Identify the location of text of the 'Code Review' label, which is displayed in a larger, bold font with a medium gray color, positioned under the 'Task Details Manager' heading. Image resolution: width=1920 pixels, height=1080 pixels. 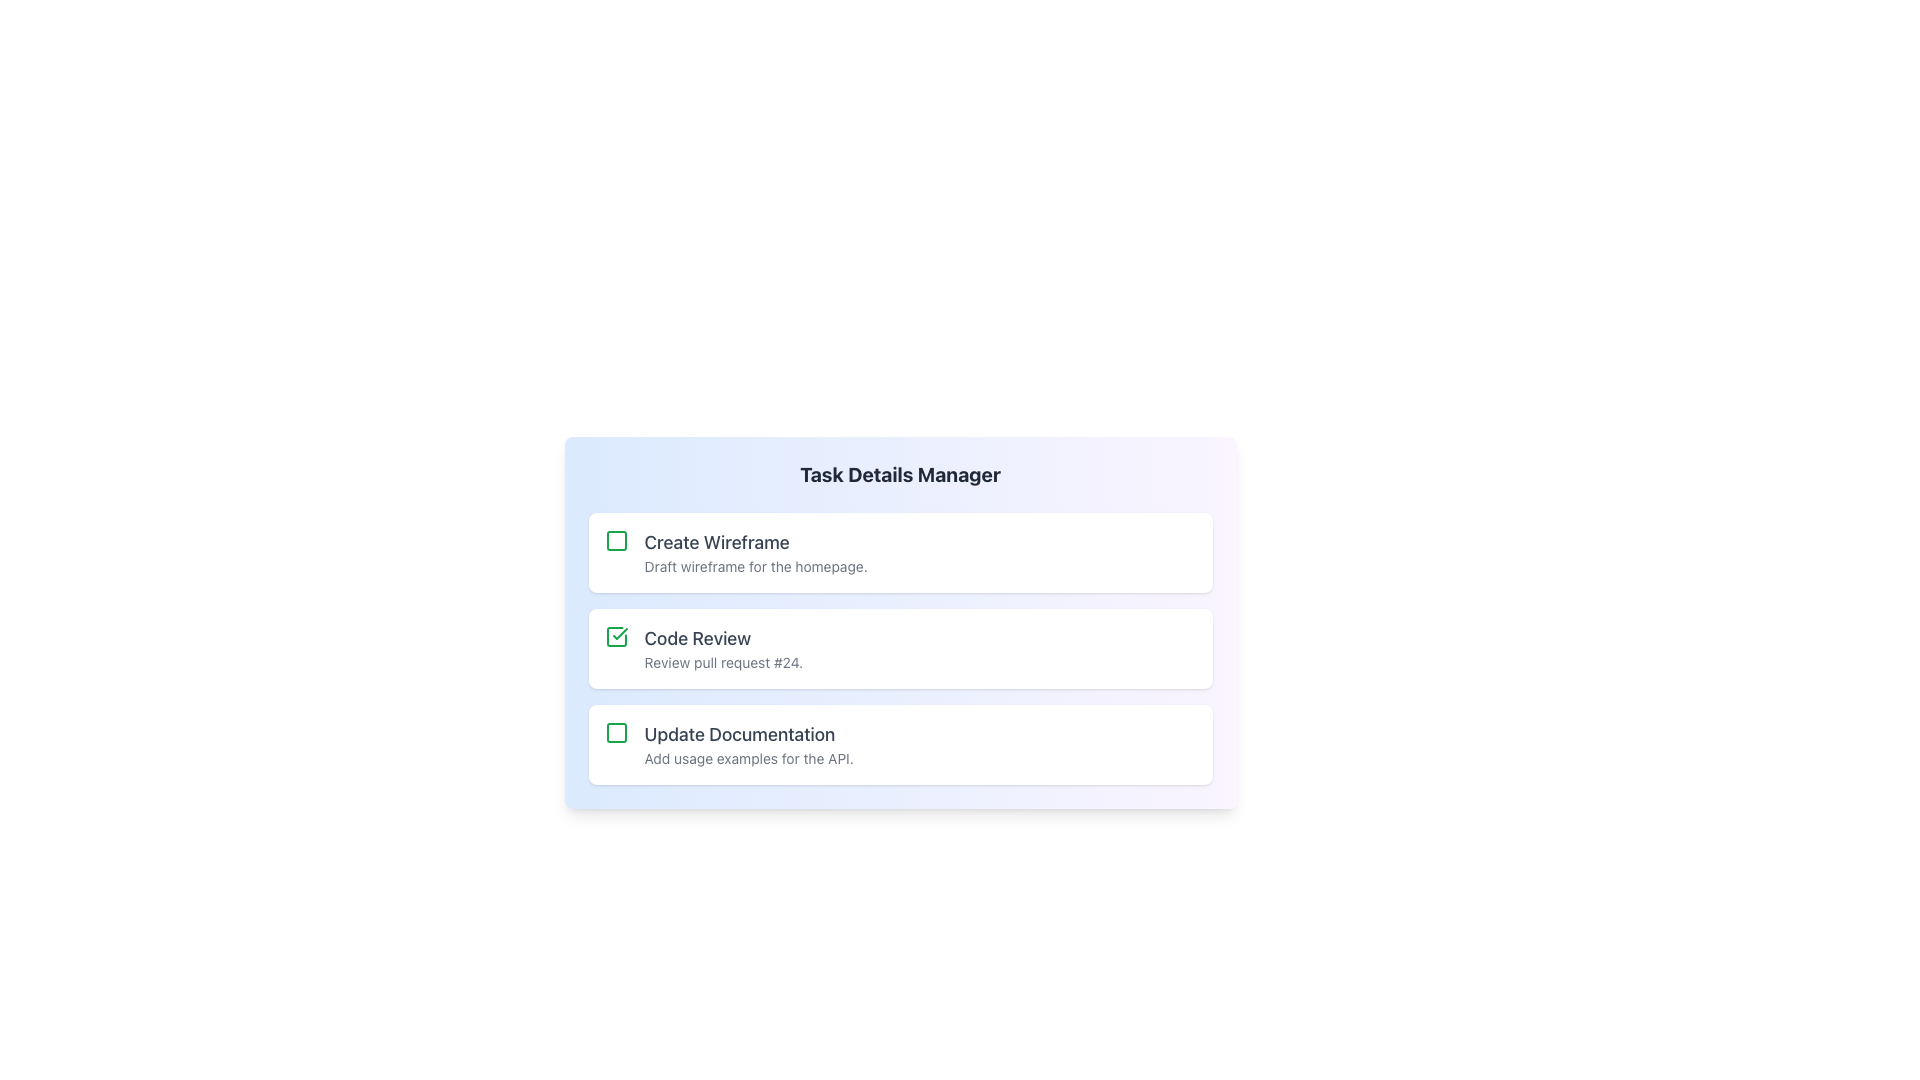
(722, 639).